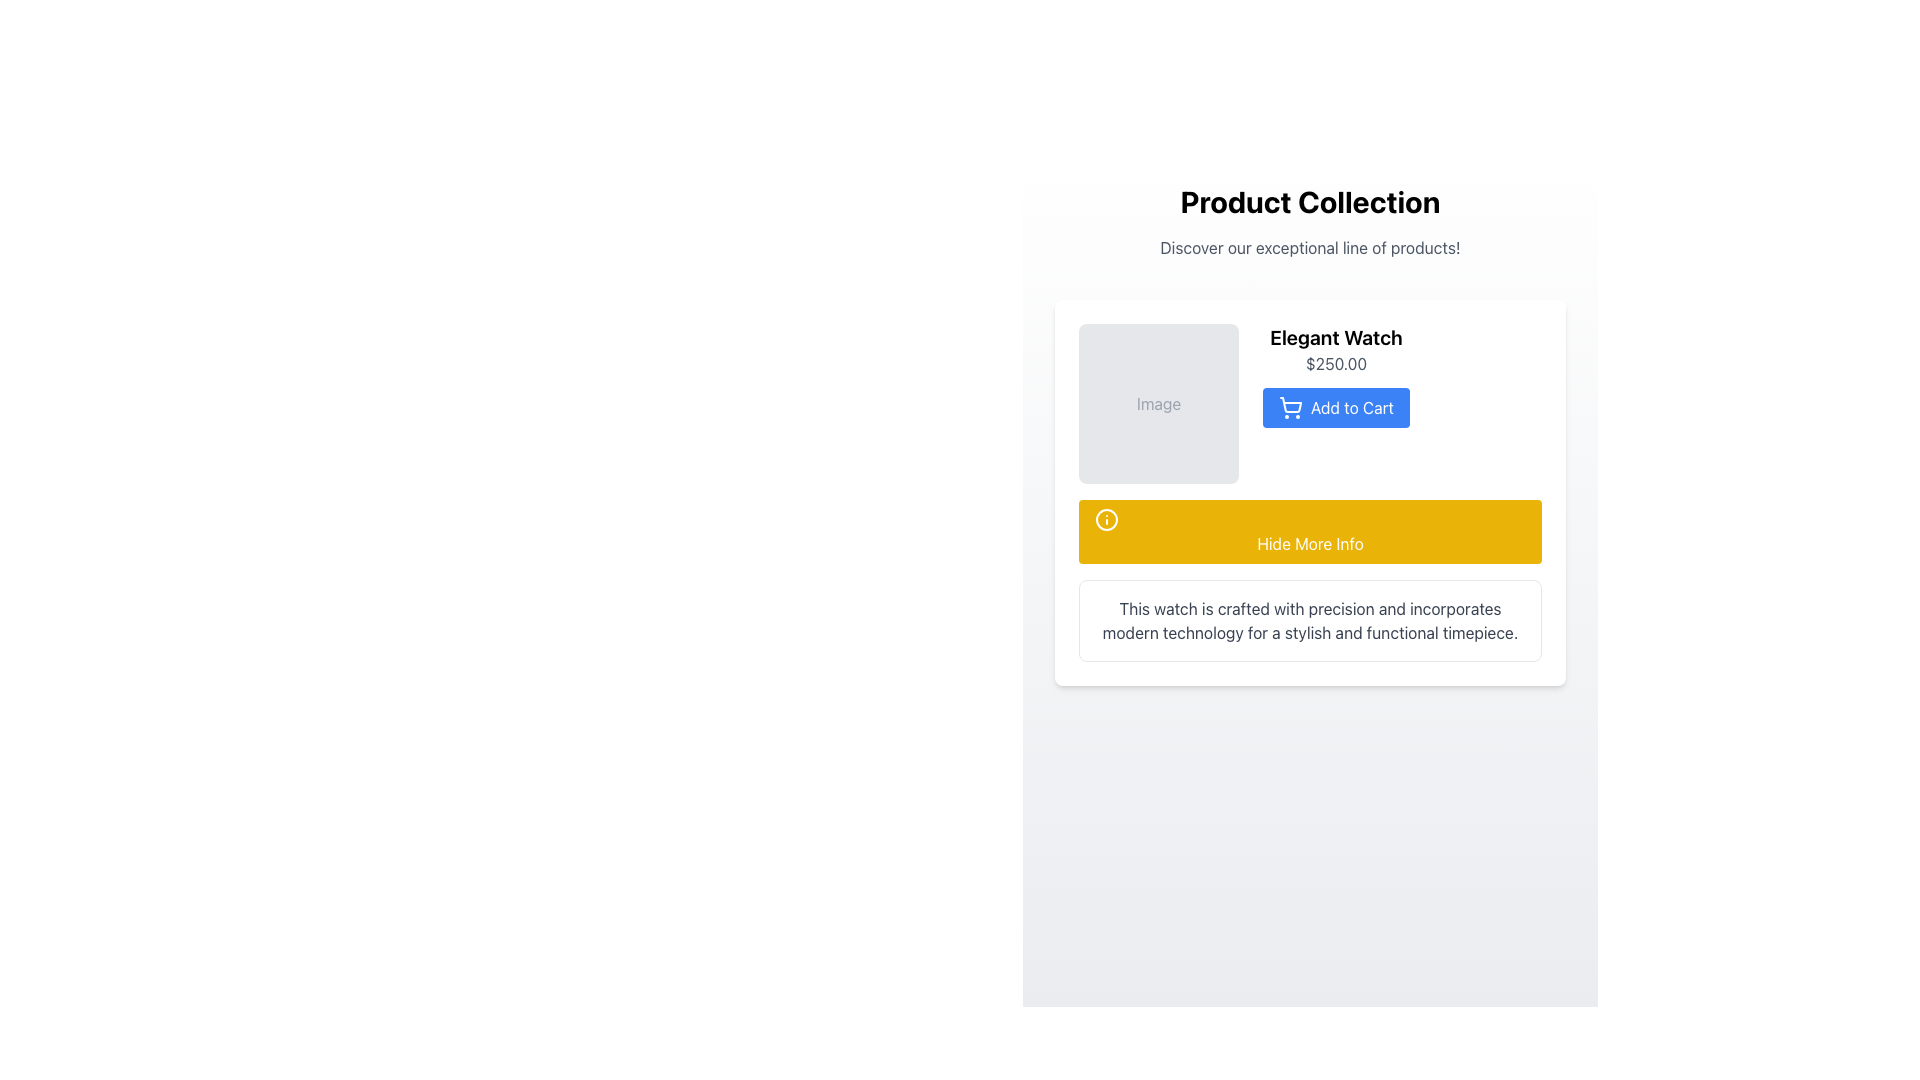  Describe the element at coordinates (1336, 407) in the screenshot. I see `the blue 'Add to Cart' button with a cart icon located below the product name 'Elegant Watch' and price '$250.00'` at that location.